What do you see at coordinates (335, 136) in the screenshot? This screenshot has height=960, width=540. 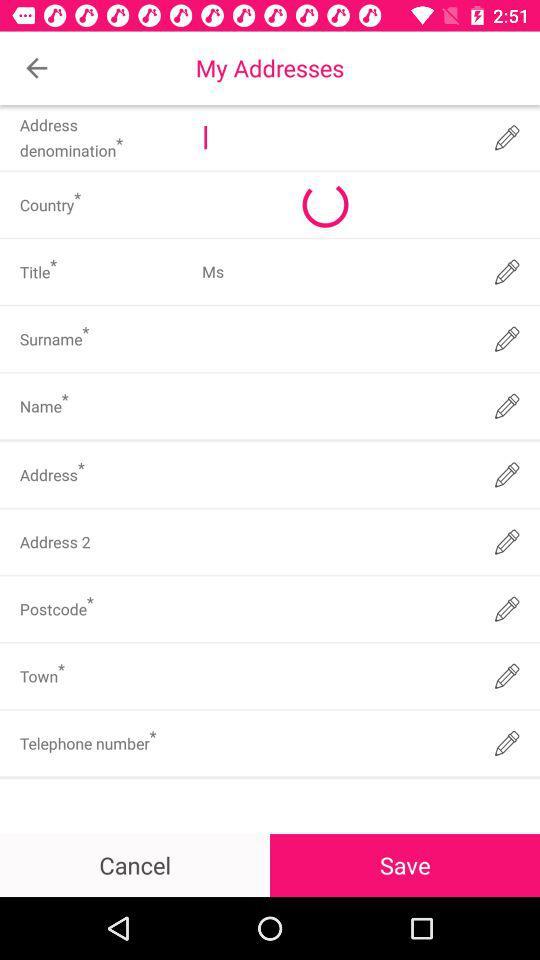 I see `address` at bounding box center [335, 136].